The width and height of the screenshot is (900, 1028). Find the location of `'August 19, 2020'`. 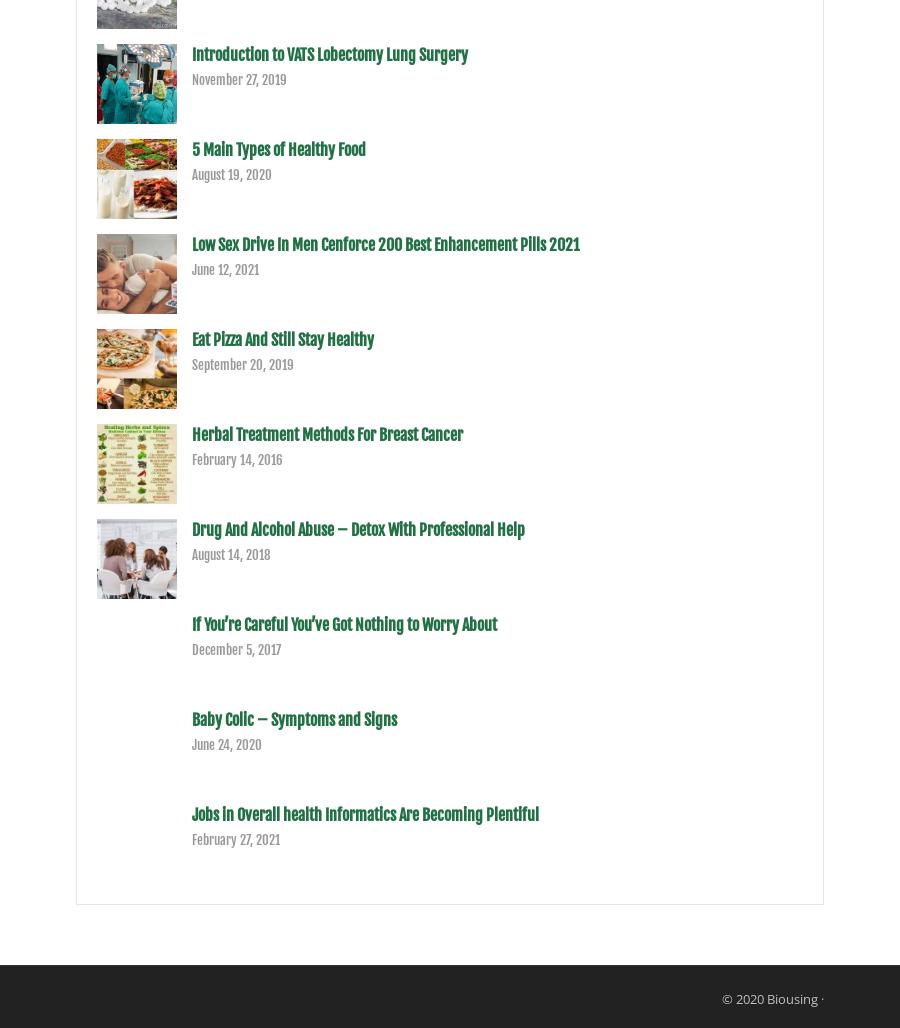

'August 19, 2020' is located at coordinates (191, 174).